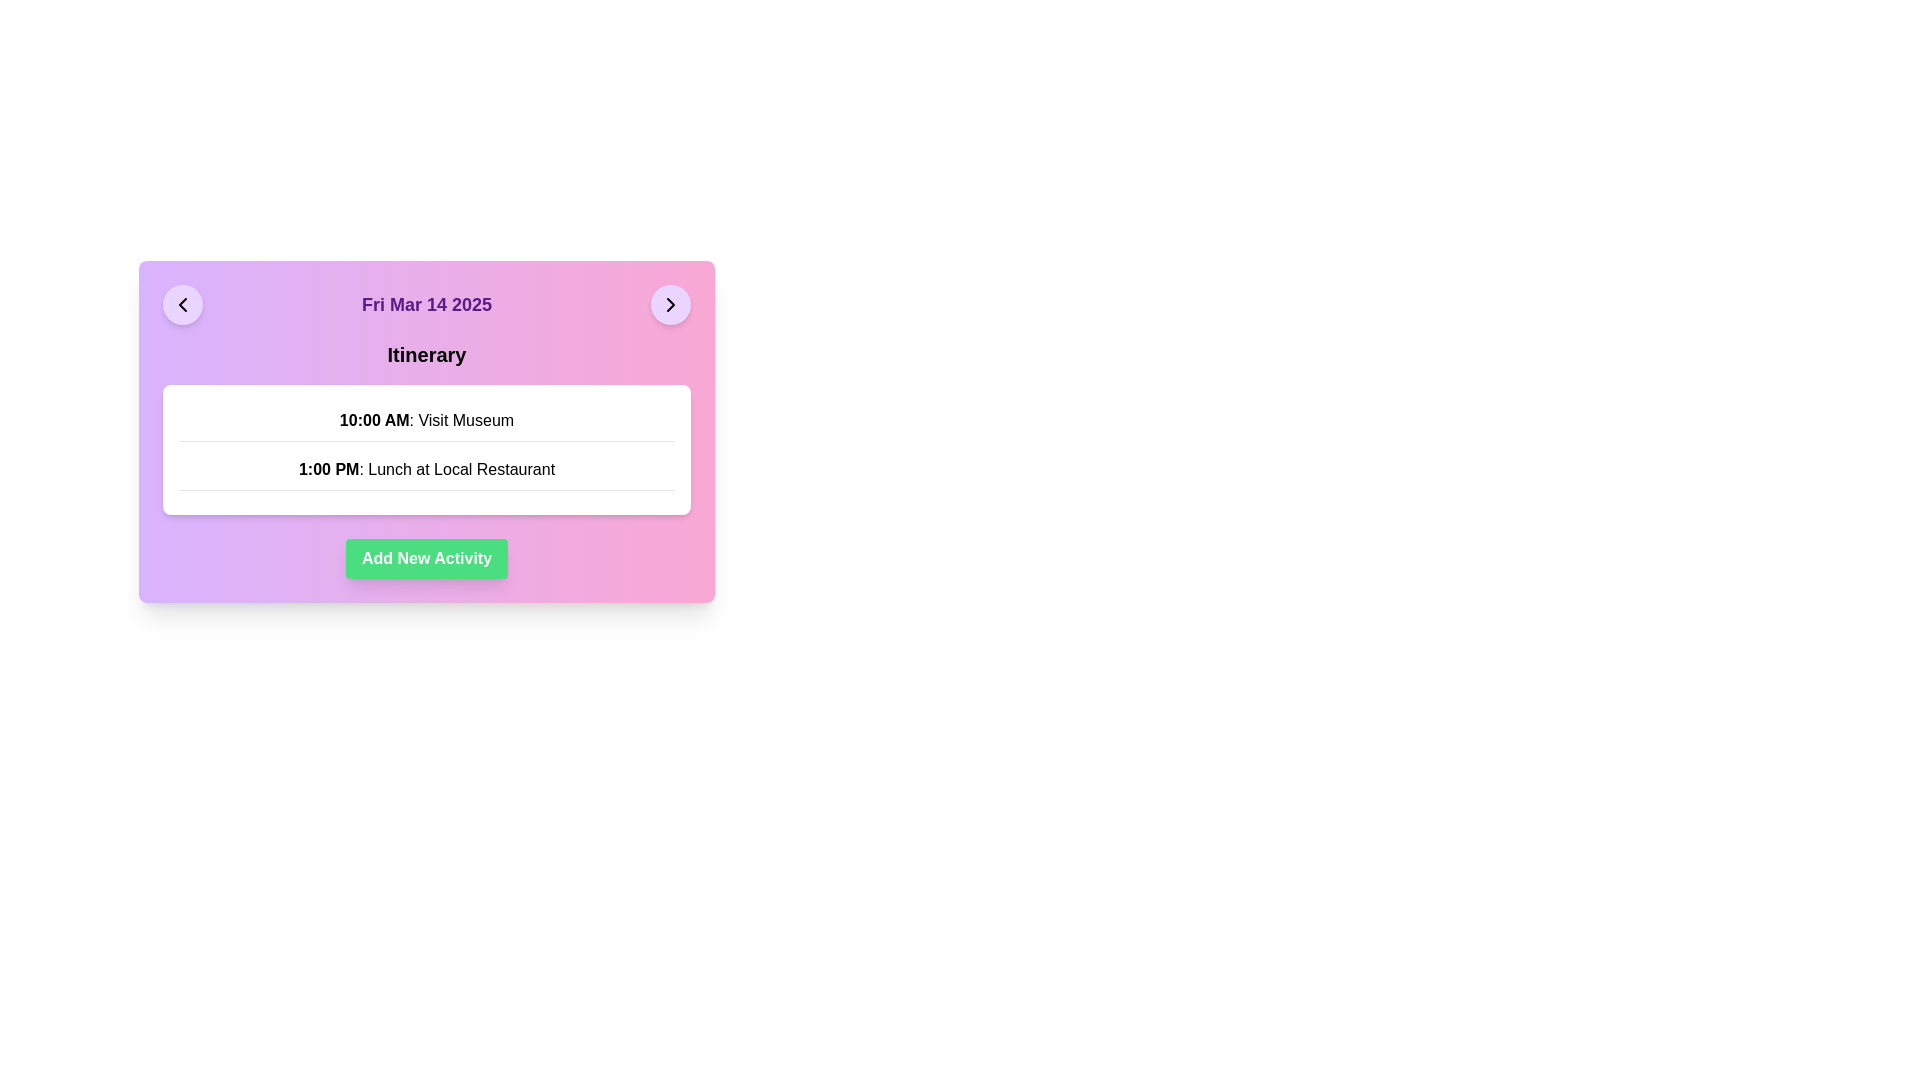 This screenshot has width=1920, height=1080. I want to click on the button located beneath the itinerary items to initiate the process of adding a new activity to the itinerary, so click(426, 559).